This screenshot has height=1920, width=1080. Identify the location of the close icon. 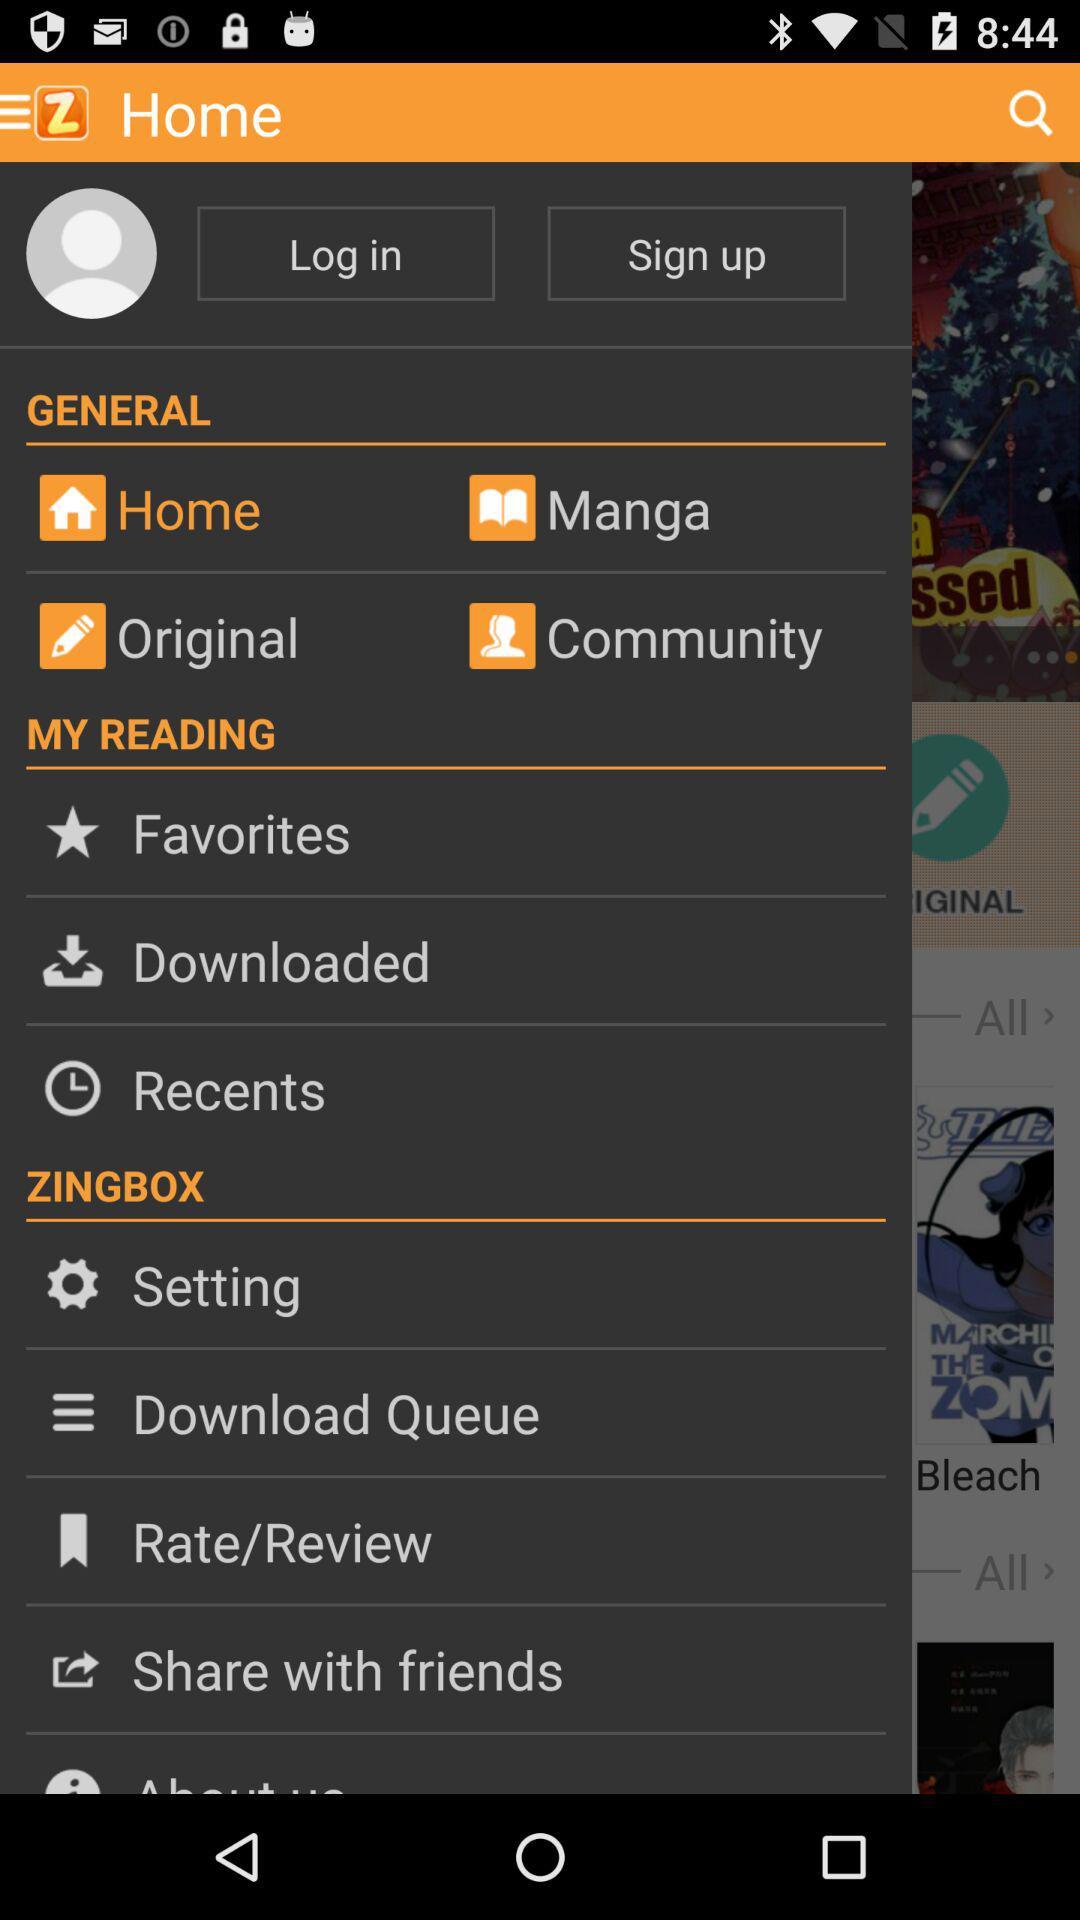
(457, 1837).